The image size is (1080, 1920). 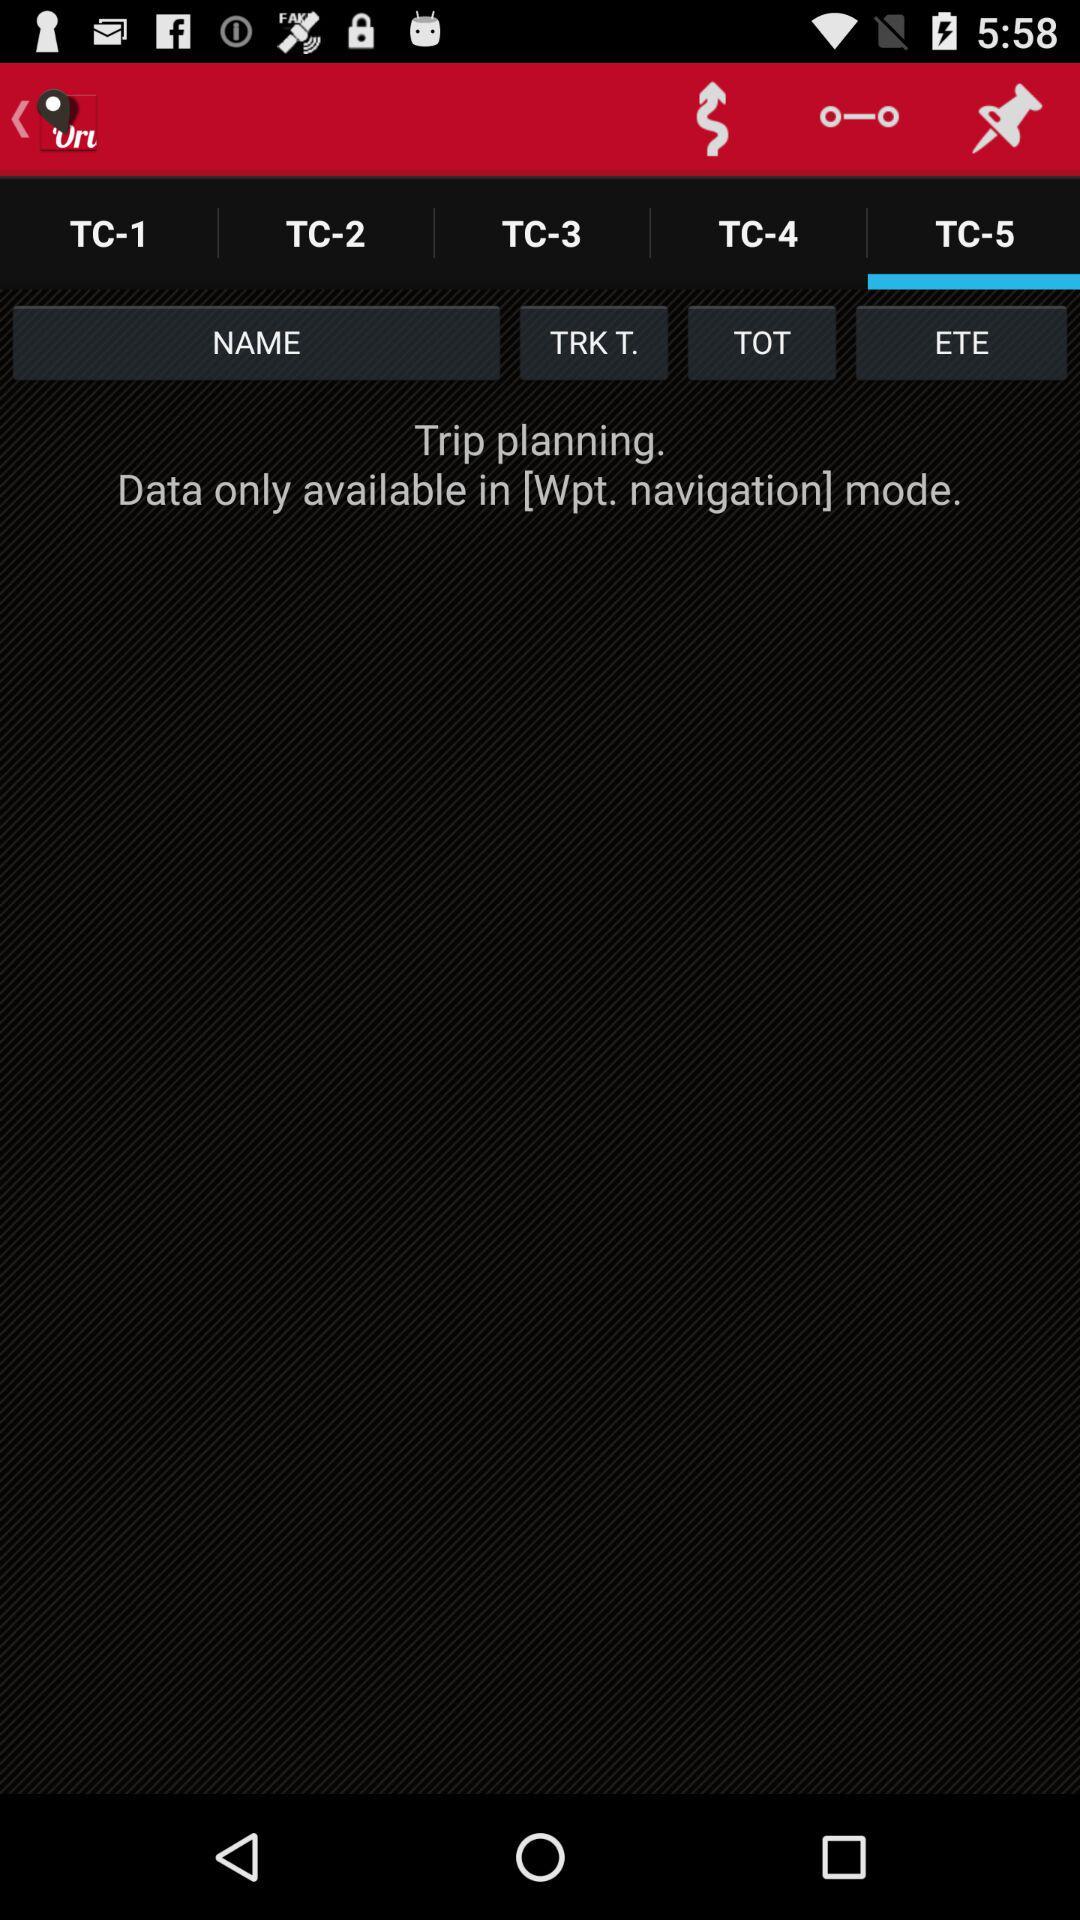 I want to click on the app above trip planning data app, so click(x=255, y=341).